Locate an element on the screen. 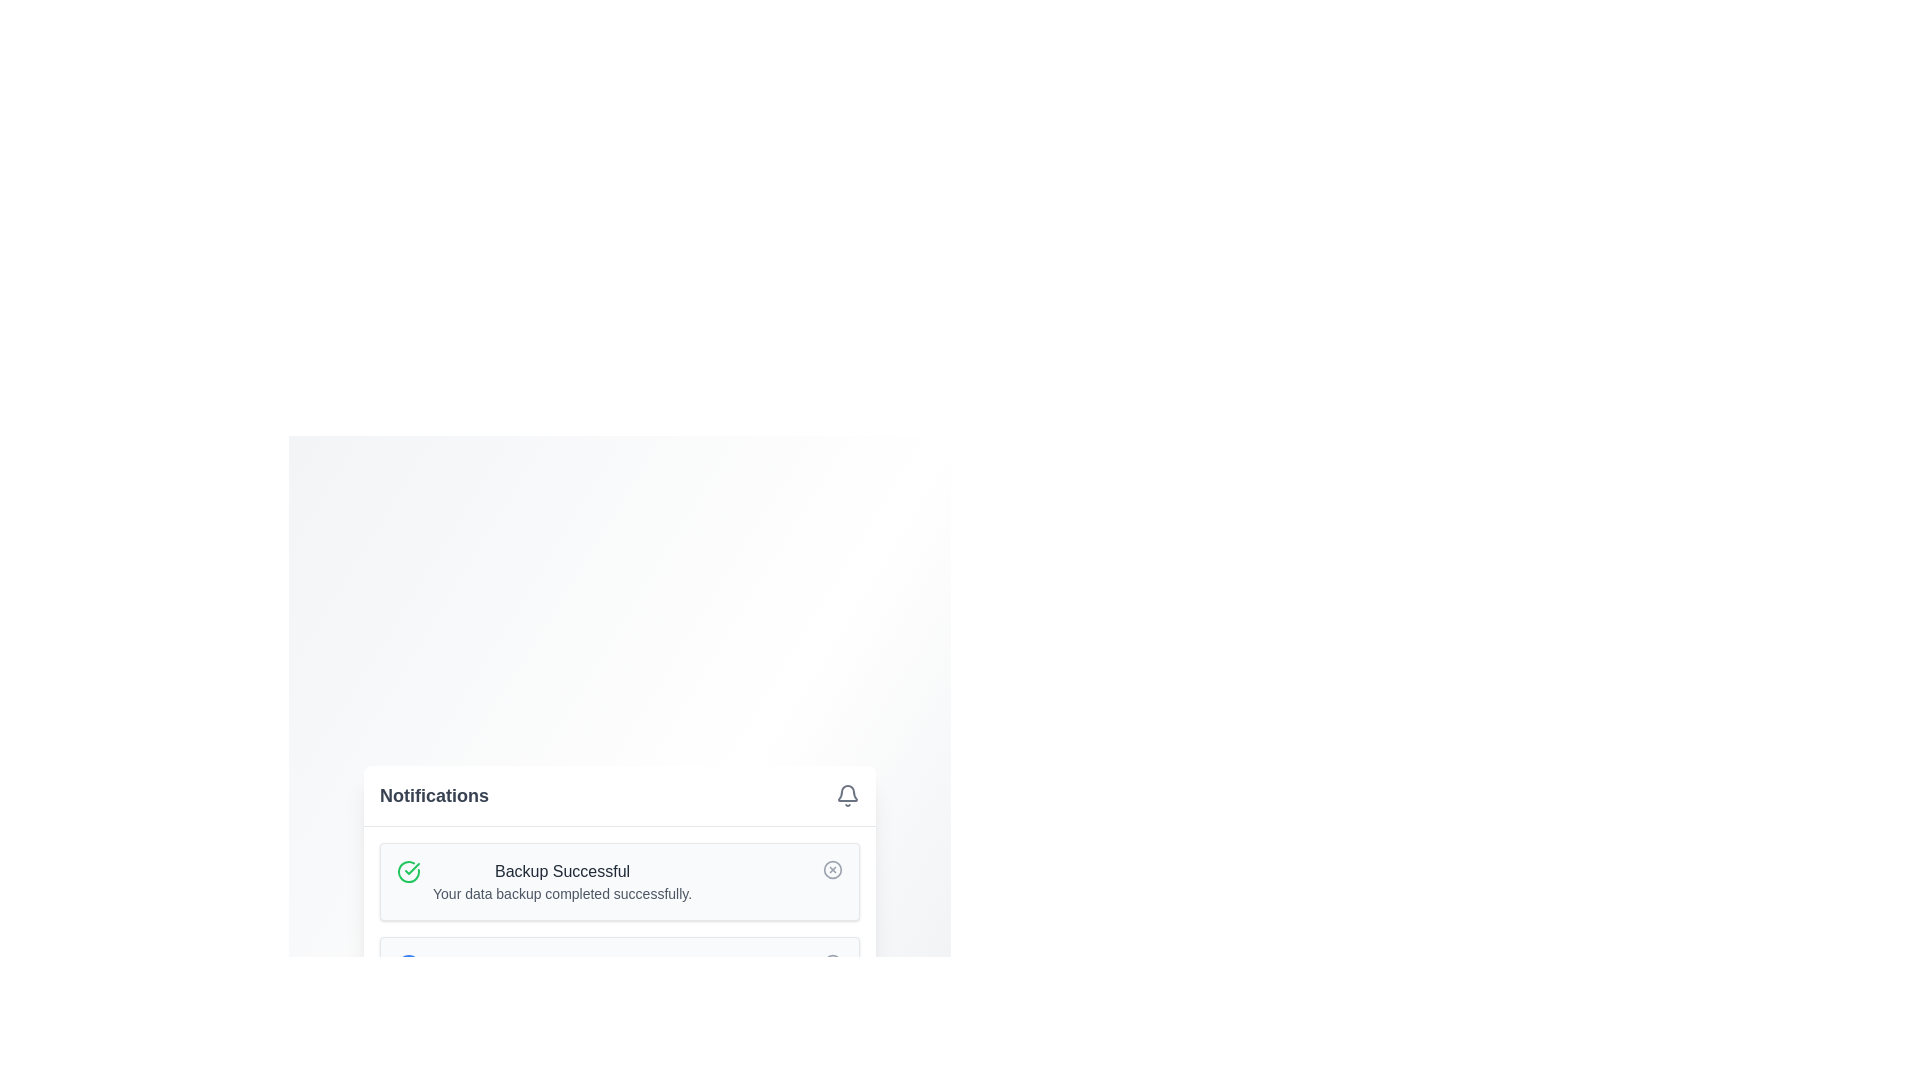 The height and width of the screenshot is (1080, 1920). the circular icon button with a small 'x' symbol located at the top-right corner of the 'Backup Successful' notification panel to change its color to red is located at coordinates (833, 869).